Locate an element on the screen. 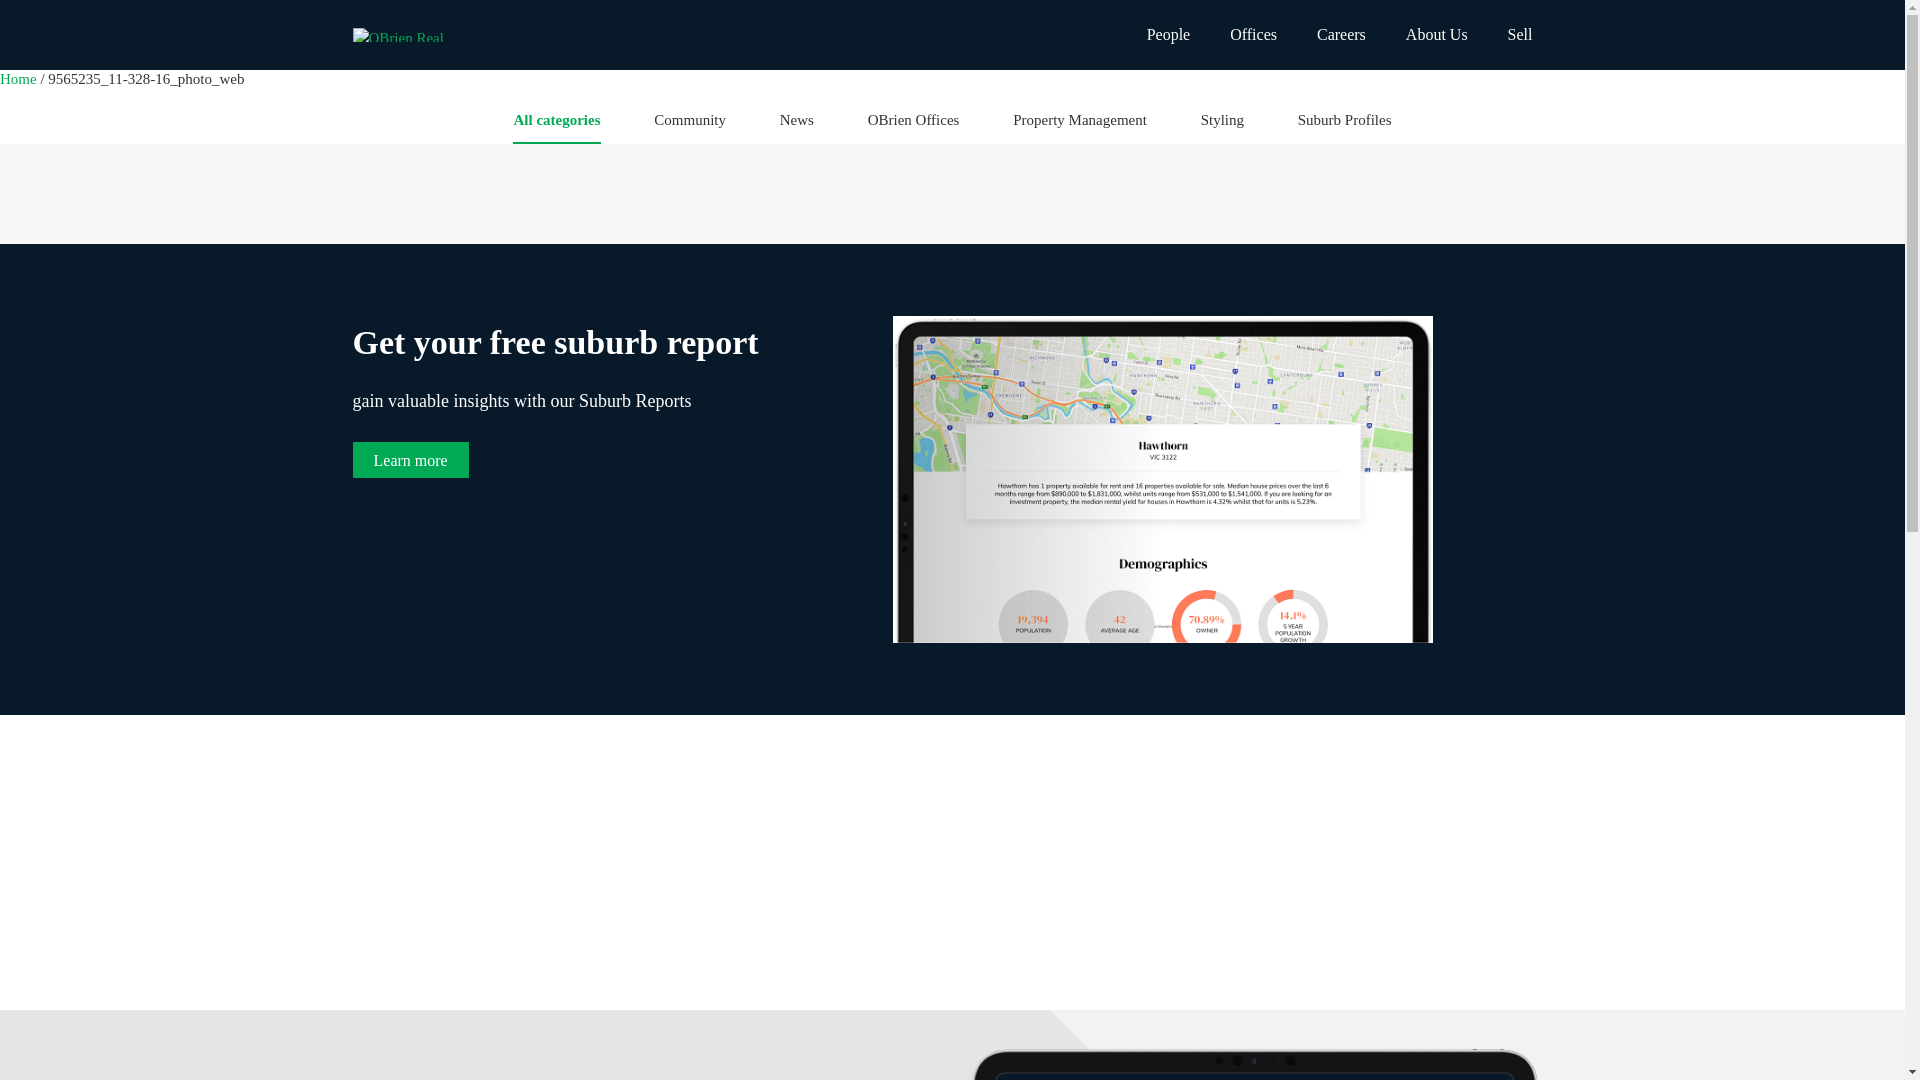 The height and width of the screenshot is (1080, 1920). 'Styling' is located at coordinates (1221, 126).